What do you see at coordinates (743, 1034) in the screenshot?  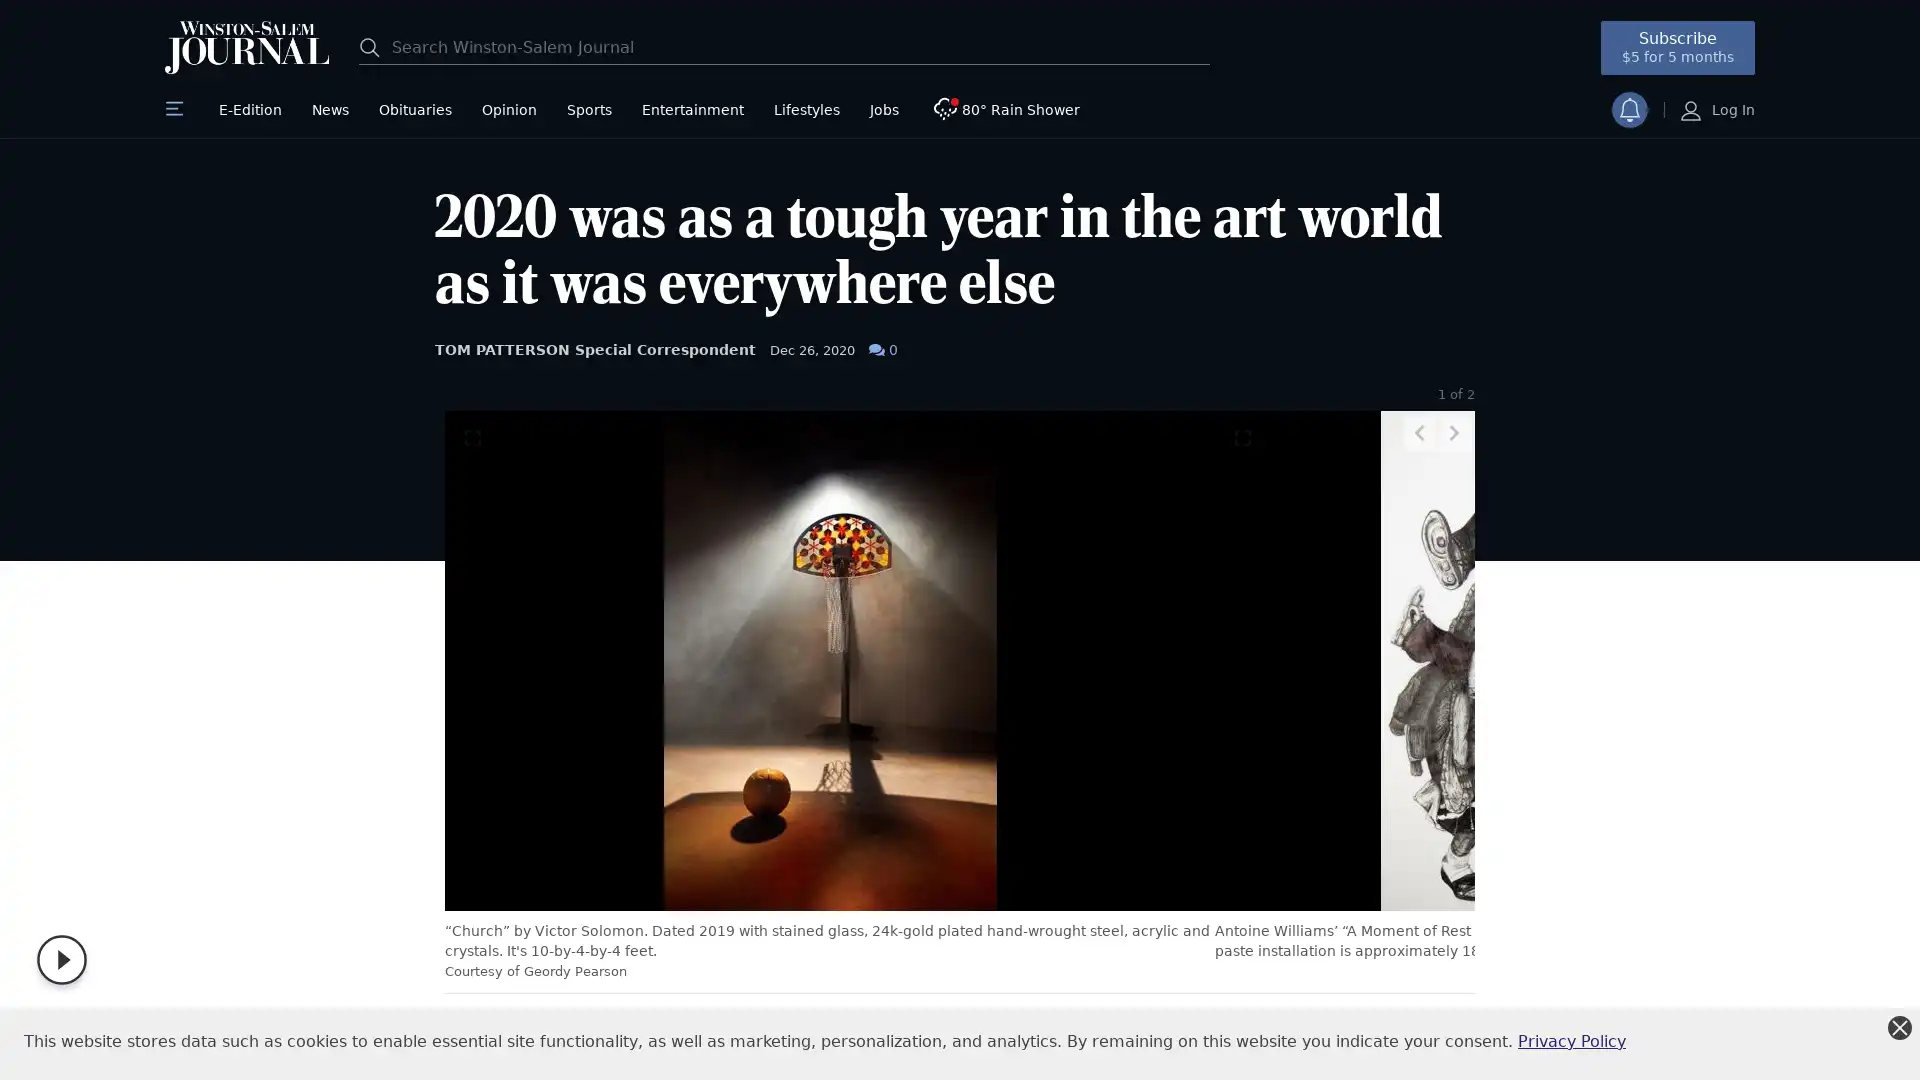 I see `Save` at bounding box center [743, 1034].